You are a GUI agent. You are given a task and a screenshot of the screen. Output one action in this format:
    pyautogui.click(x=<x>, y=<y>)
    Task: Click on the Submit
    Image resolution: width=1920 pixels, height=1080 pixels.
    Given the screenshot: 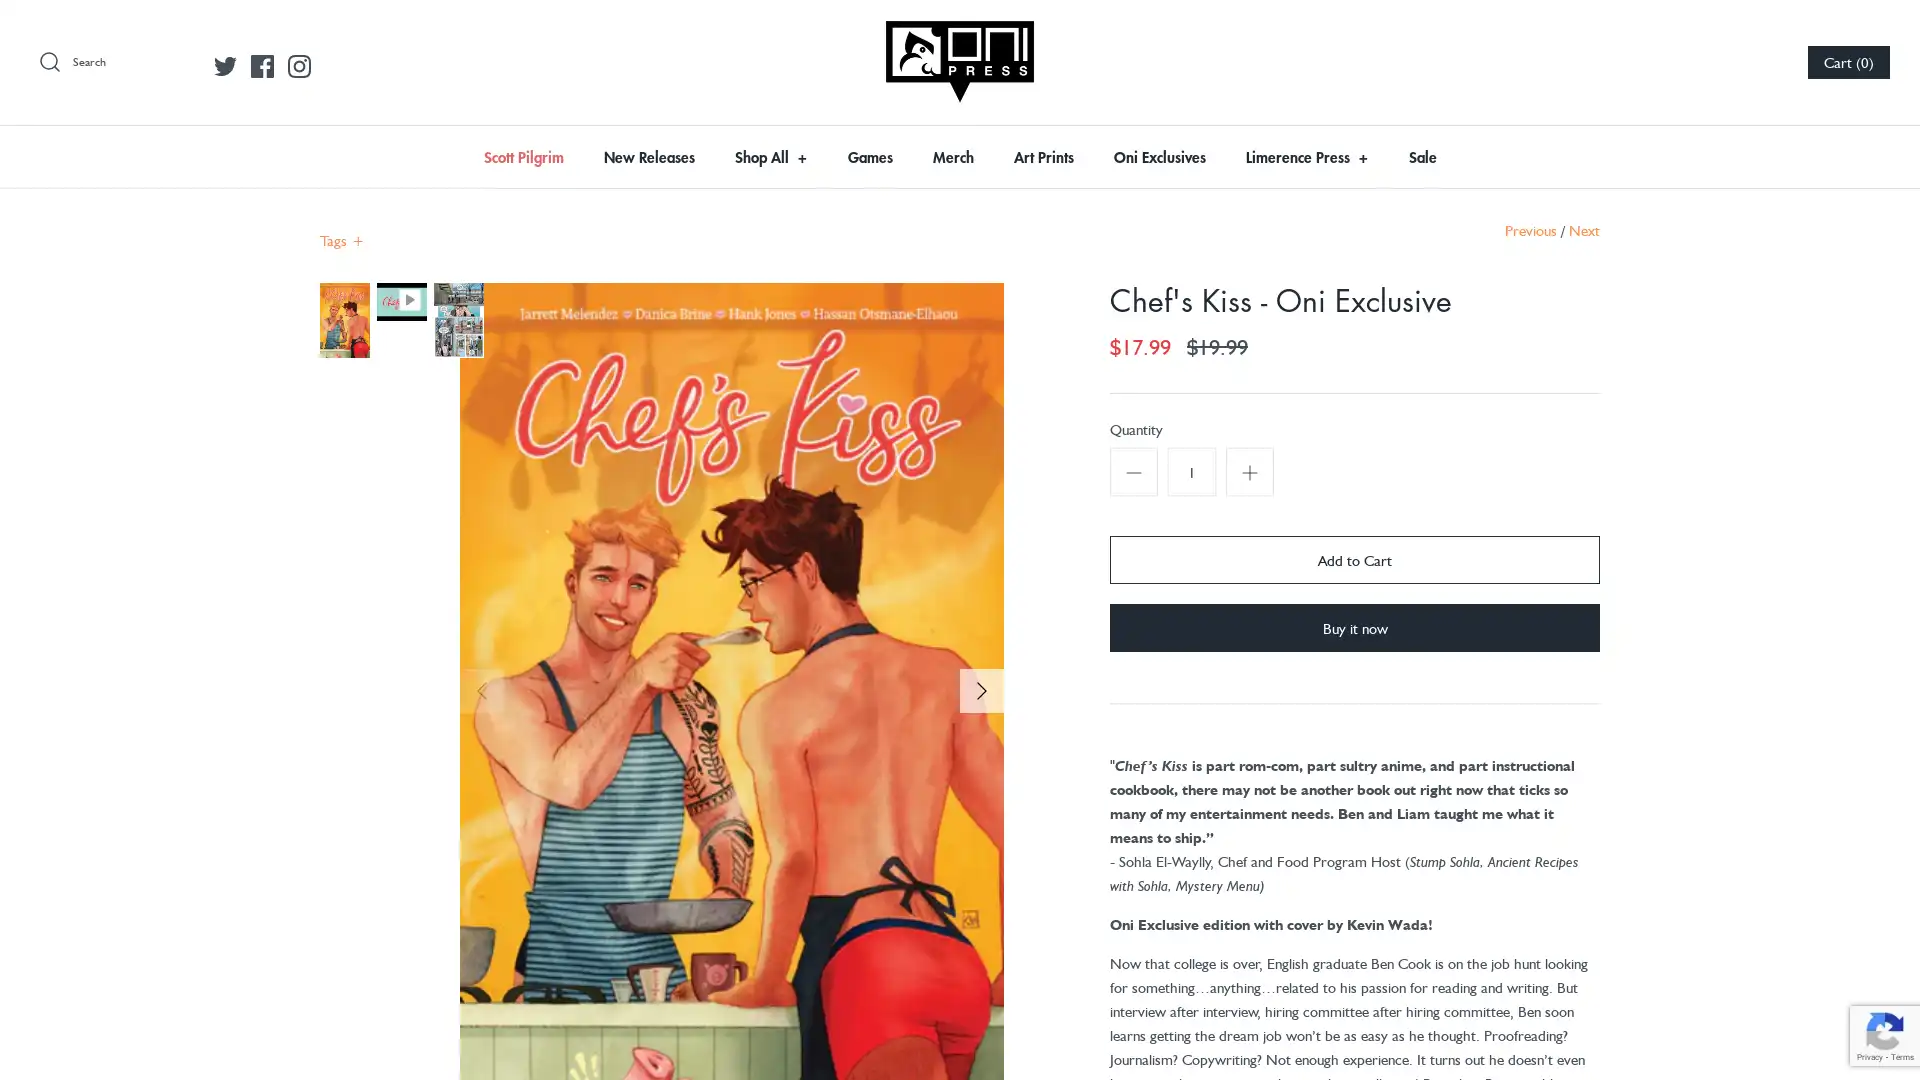 What is the action you would take?
    pyautogui.click(x=181, y=60)
    